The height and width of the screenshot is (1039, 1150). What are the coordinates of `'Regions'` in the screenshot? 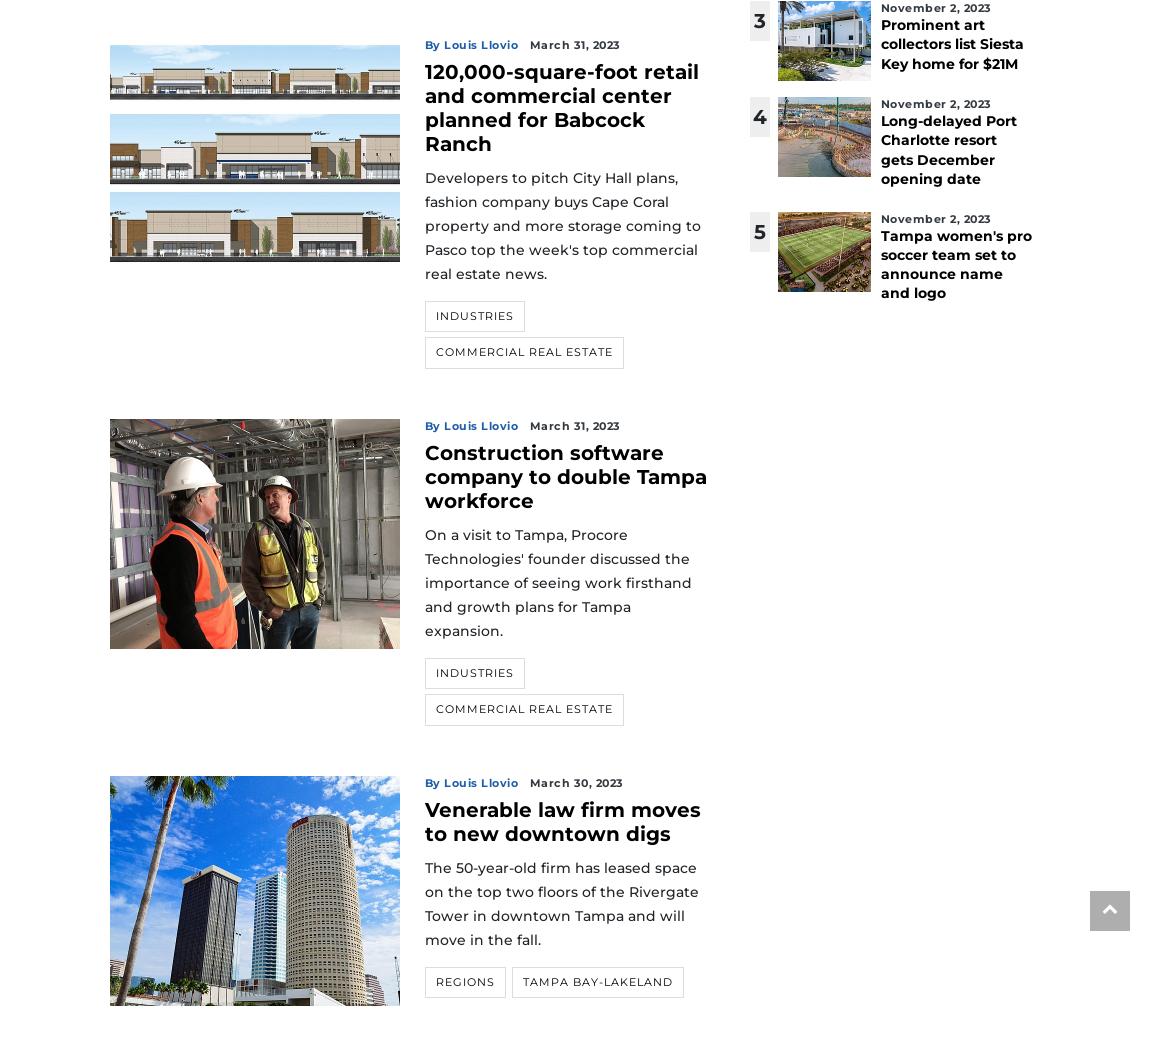 It's located at (435, 981).